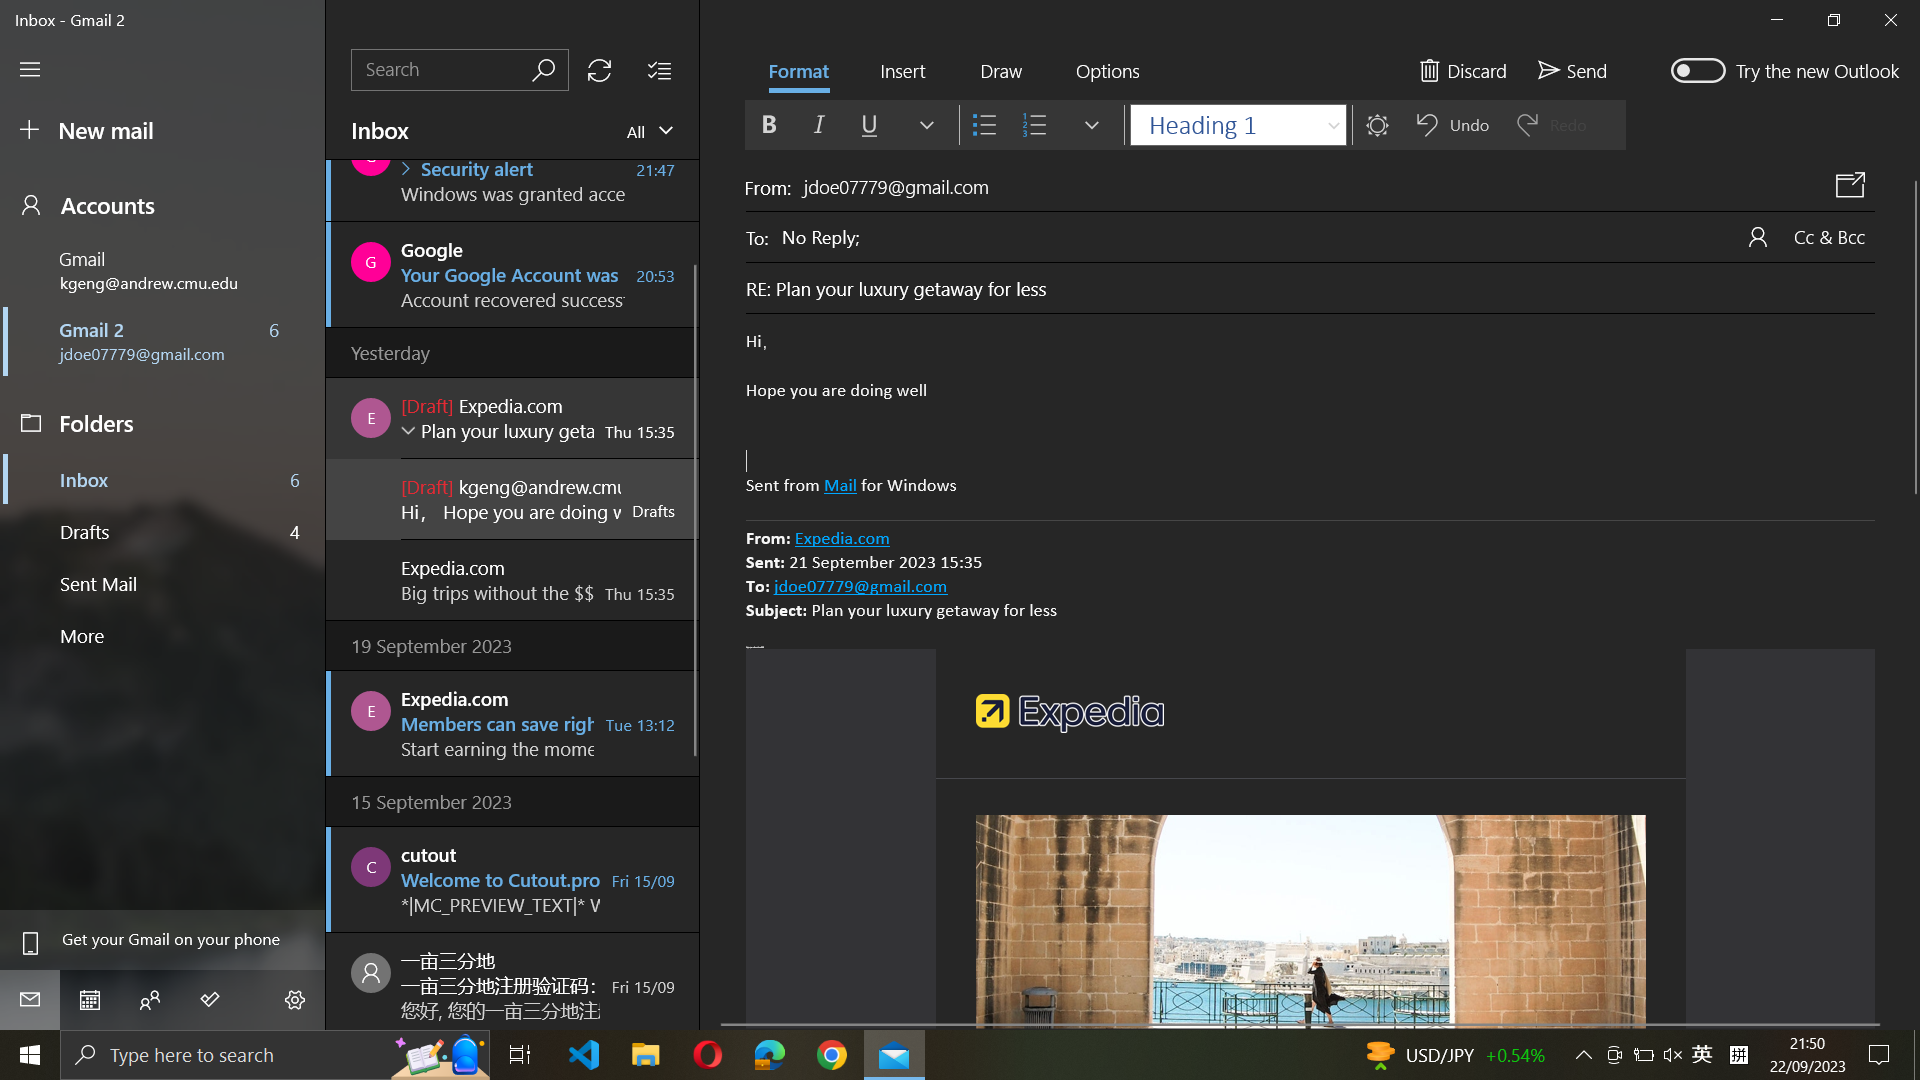  Describe the element at coordinates (160, 131) in the screenshot. I see `Create a new mail` at that location.